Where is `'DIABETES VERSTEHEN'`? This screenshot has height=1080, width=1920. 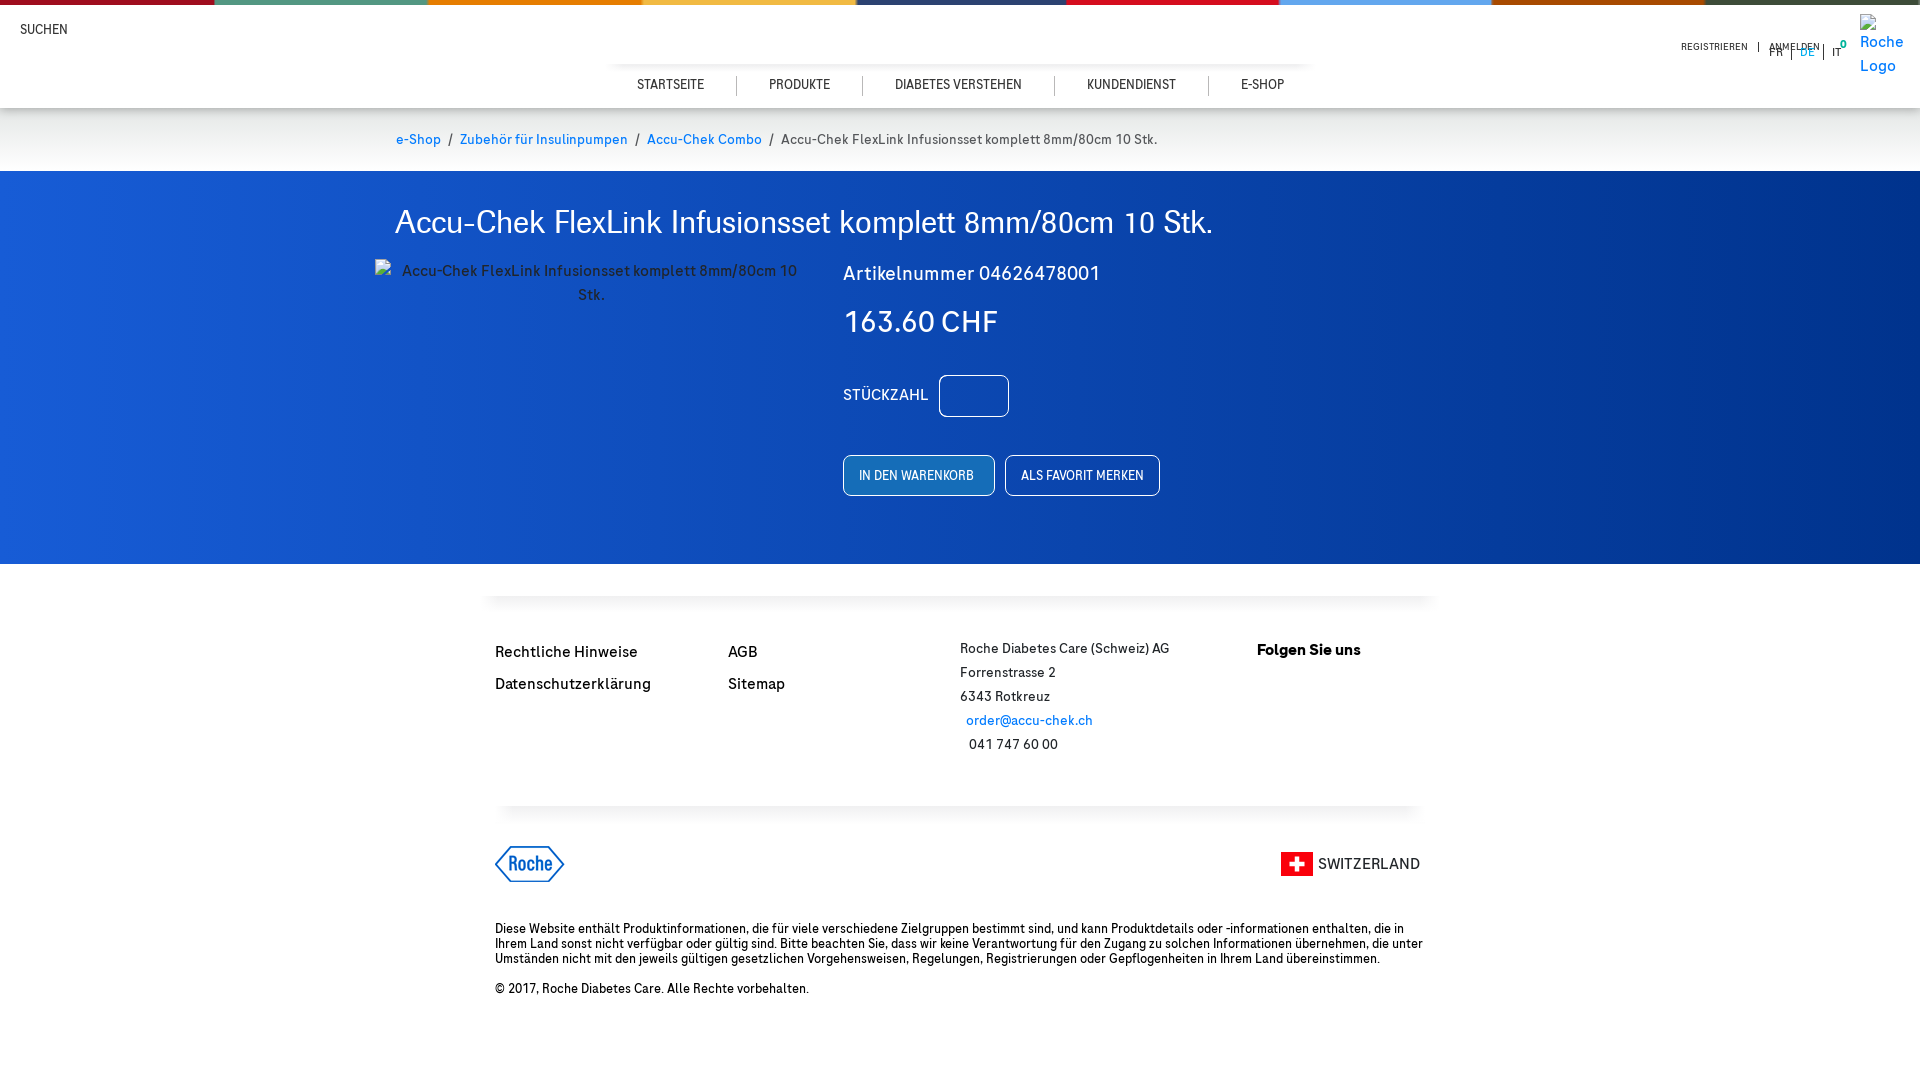 'DIABETES VERSTEHEN' is located at coordinates (957, 84).